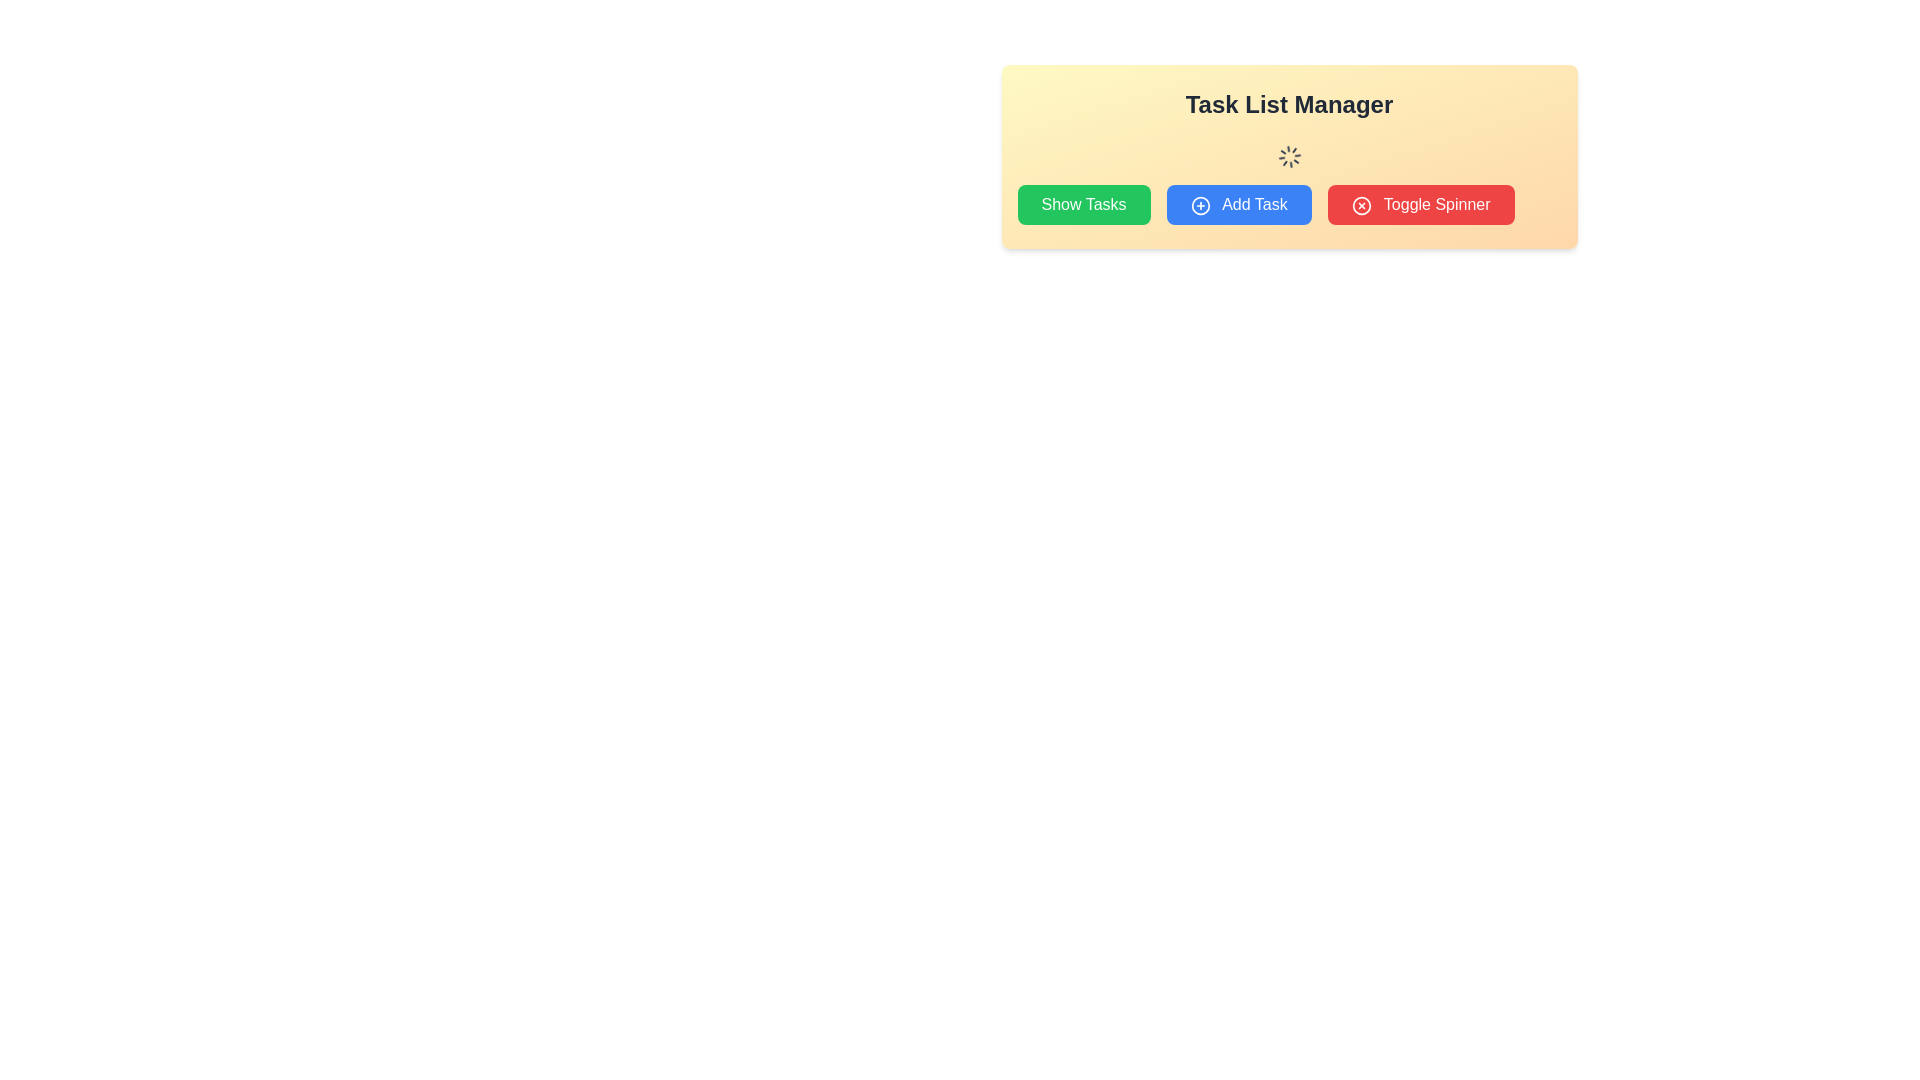 This screenshot has width=1920, height=1080. What do you see at coordinates (1289, 156) in the screenshot?
I see `the loader (spinner) icon indicating processing, which is a circular design with radial lines in shades of gray, centered between the title 'Task List Manager' and the action buttons` at bounding box center [1289, 156].